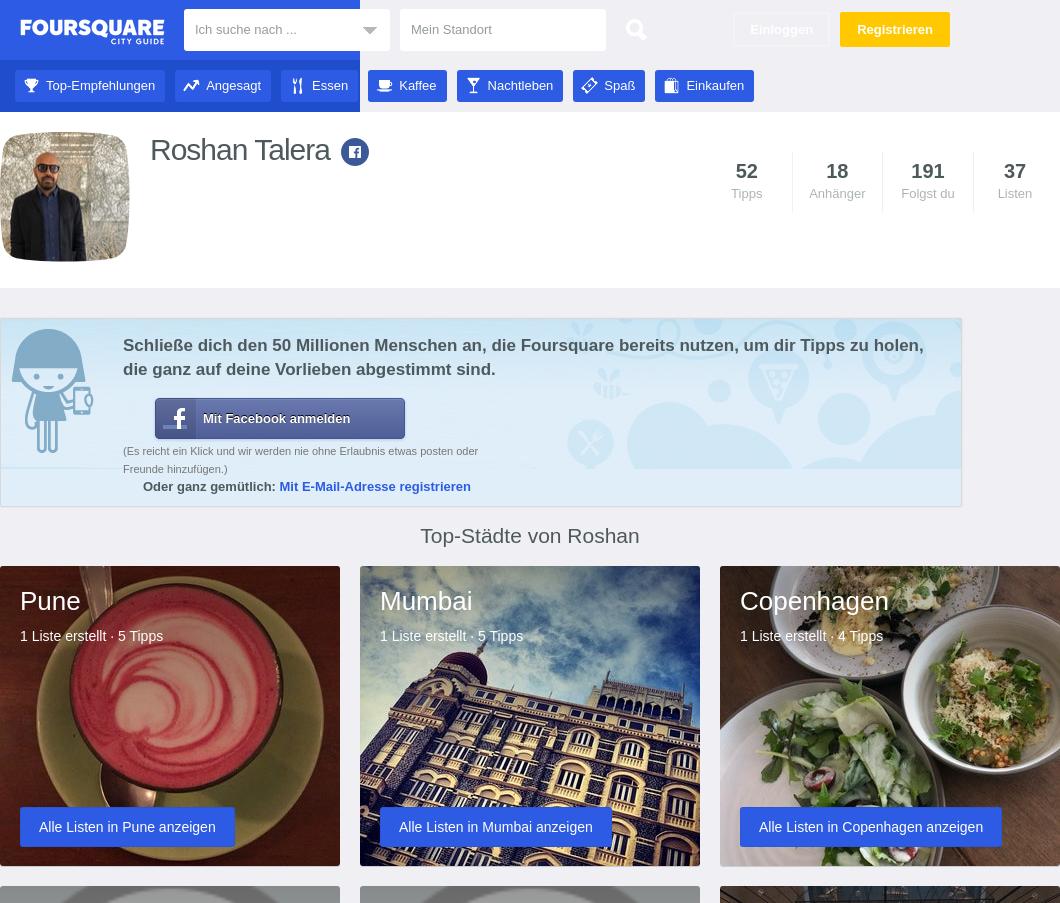 The height and width of the screenshot is (903, 1060). I want to click on 'Oder ganz gemütlich:', so click(141, 486).